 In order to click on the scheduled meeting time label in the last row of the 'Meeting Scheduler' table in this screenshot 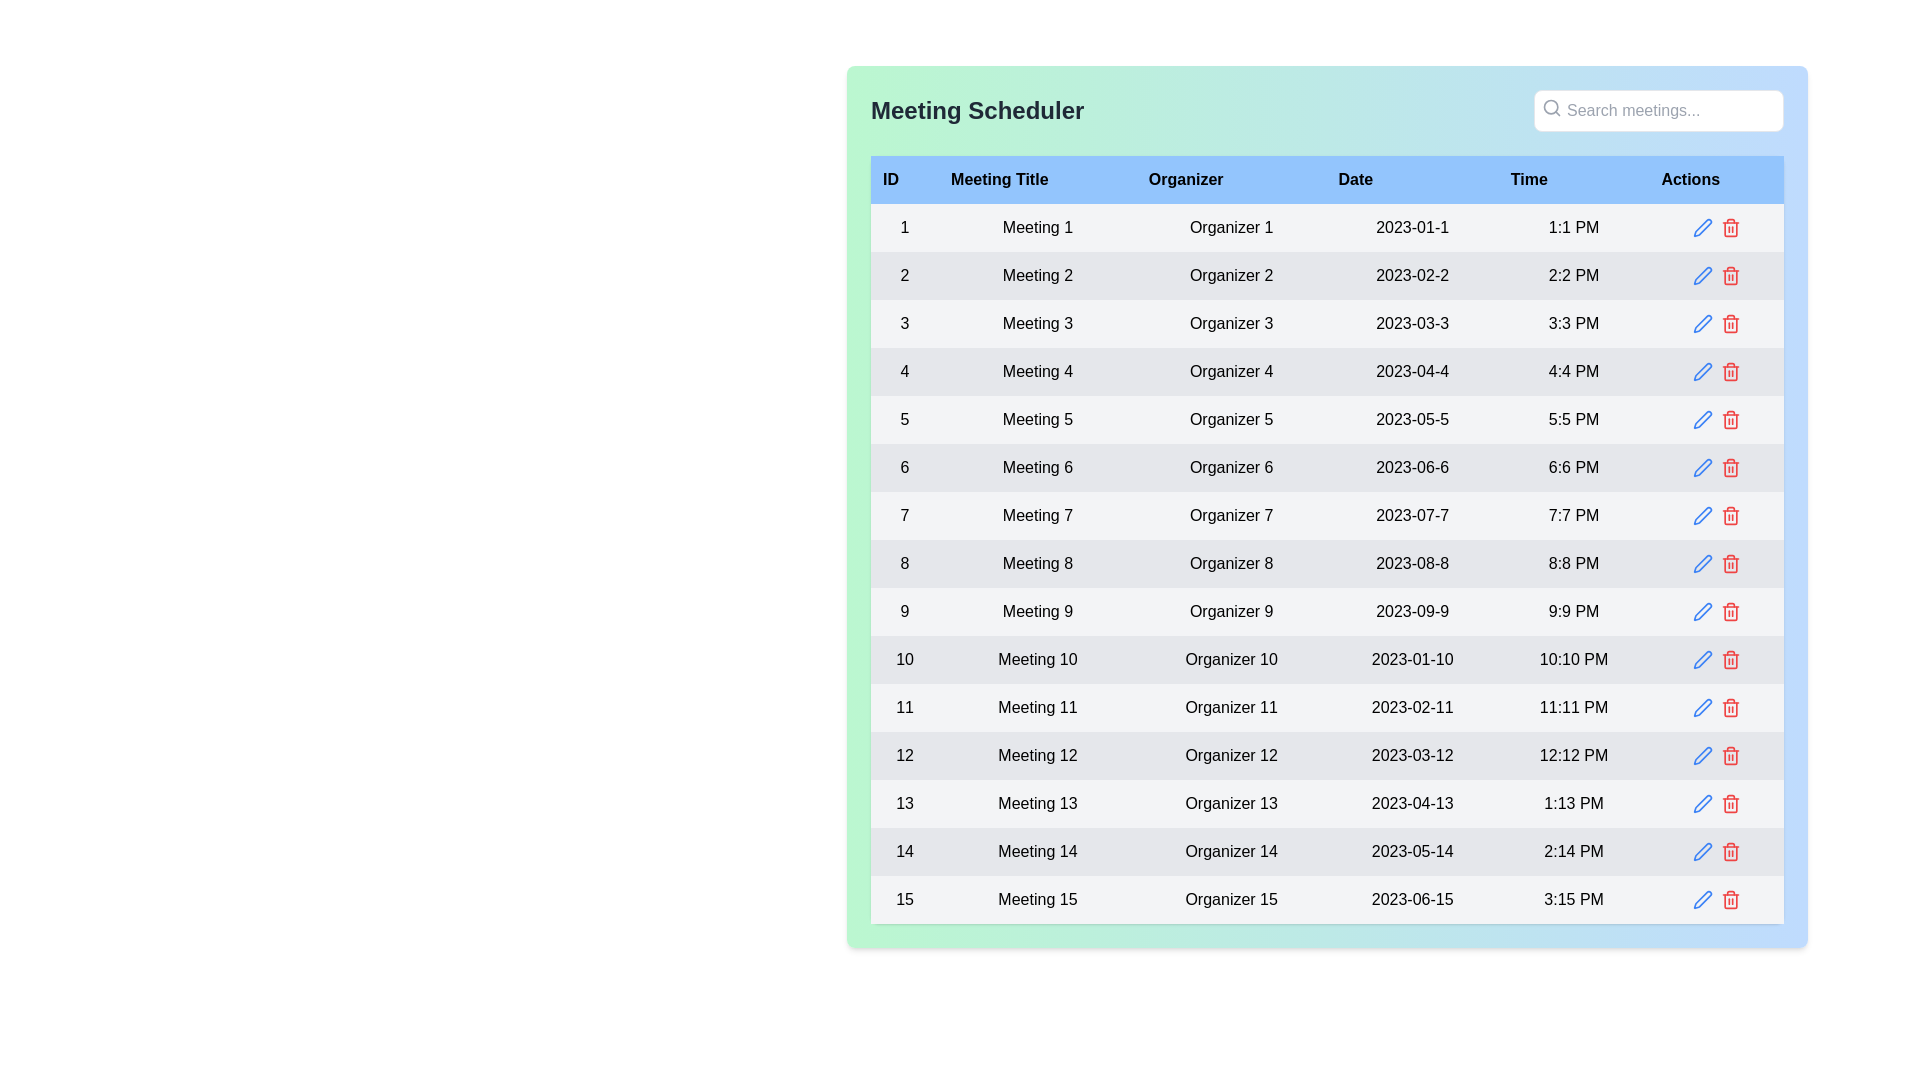, I will do `click(1573, 898)`.